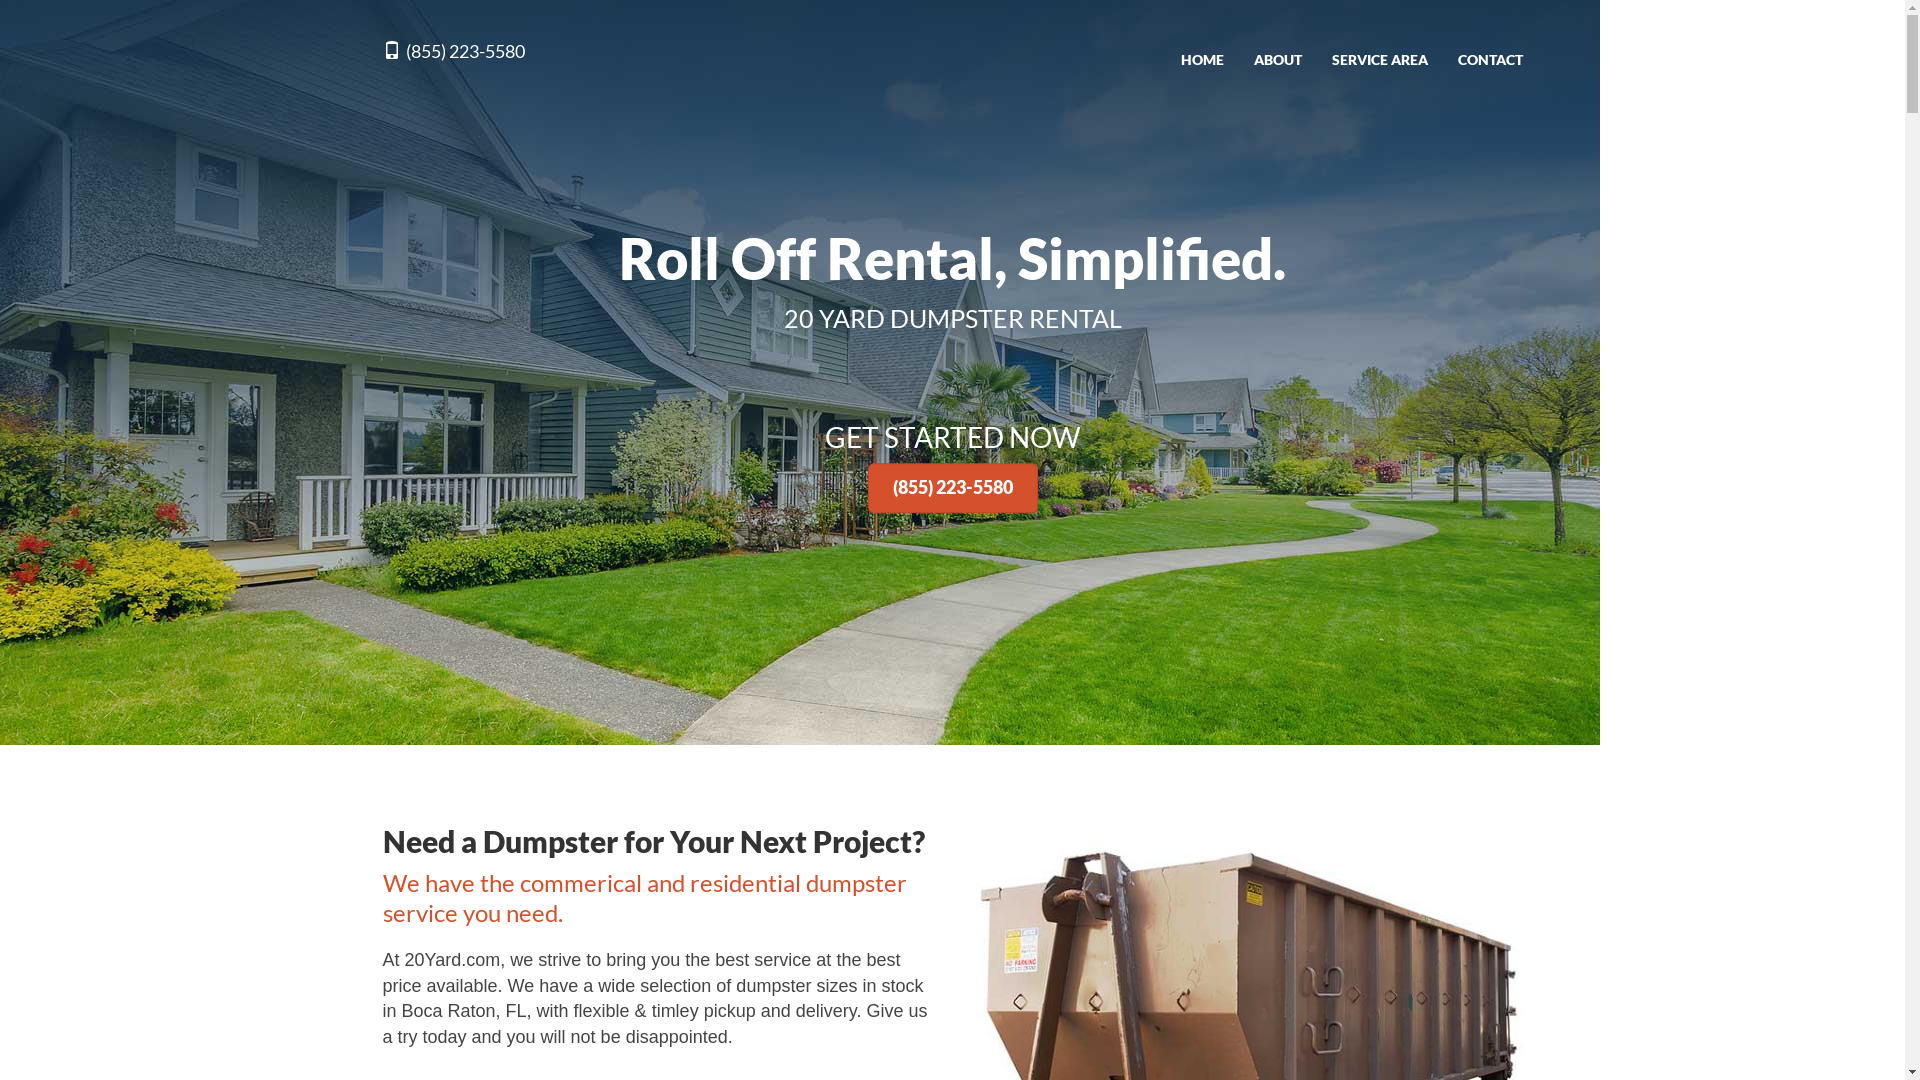  Describe the element at coordinates (1489, 59) in the screenshot. I see `'CONTACT'` at that location.